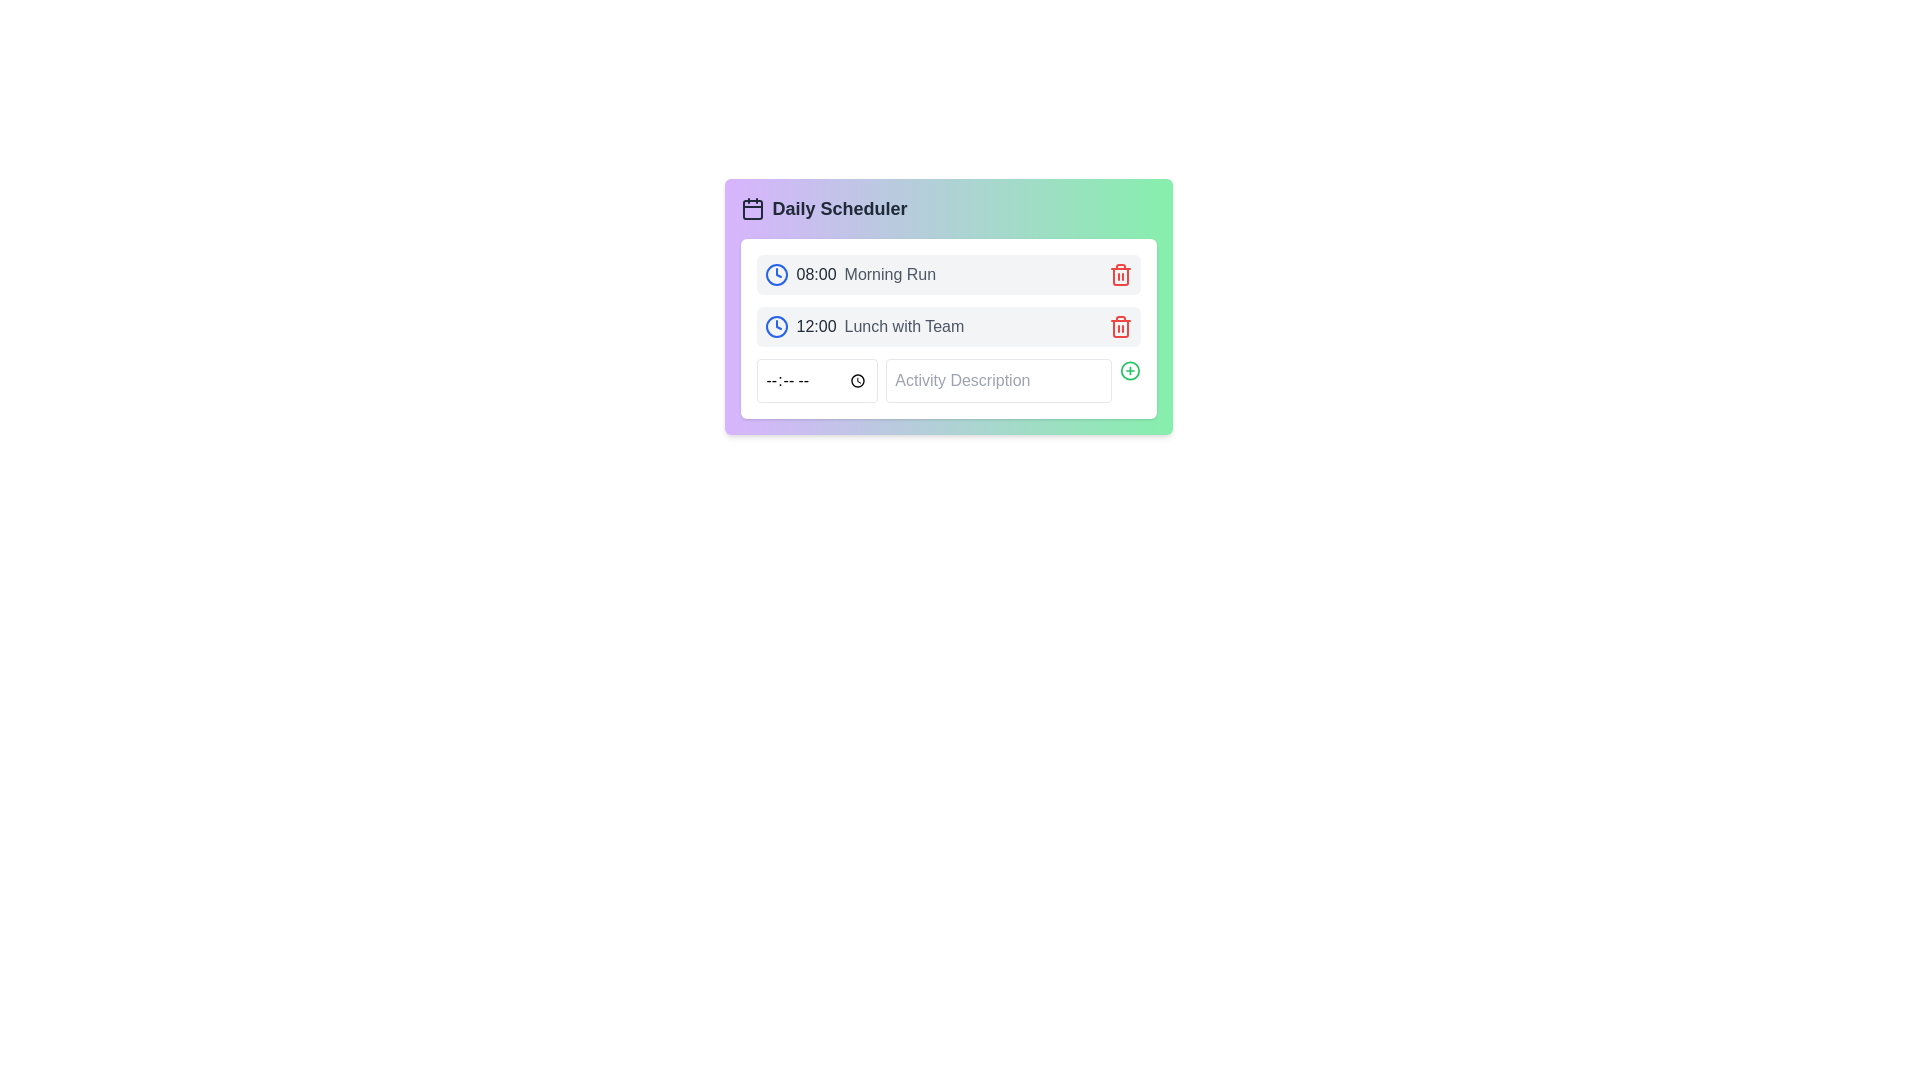  I want to click on clock icon of the first scheduled activity labeled 'Morning Run' in the Daily Scheduler for additional functionality, so click(849, 274).